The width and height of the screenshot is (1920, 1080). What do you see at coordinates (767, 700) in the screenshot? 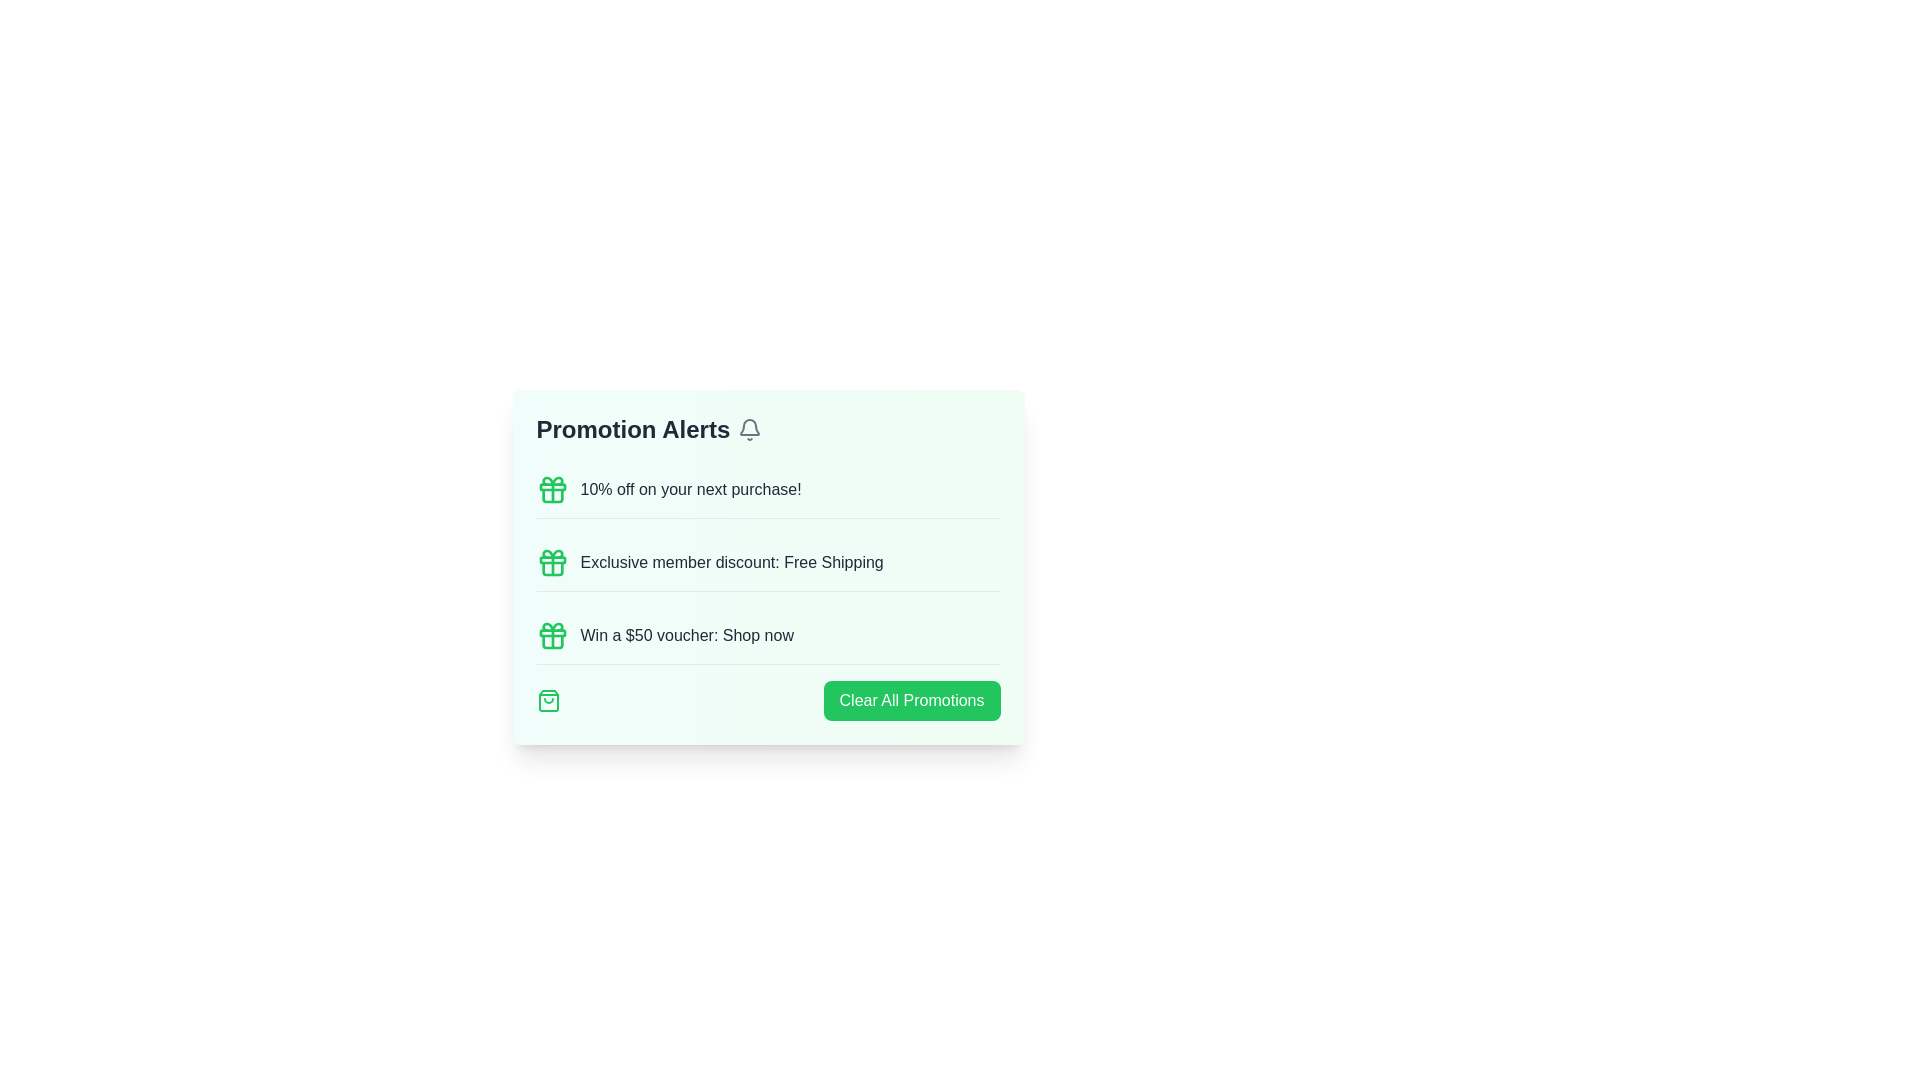
I see `the 'Clear All Promotions' button located at the bottom right of the promotional alert section to clear all promotions` at bounding box center [767, 700].